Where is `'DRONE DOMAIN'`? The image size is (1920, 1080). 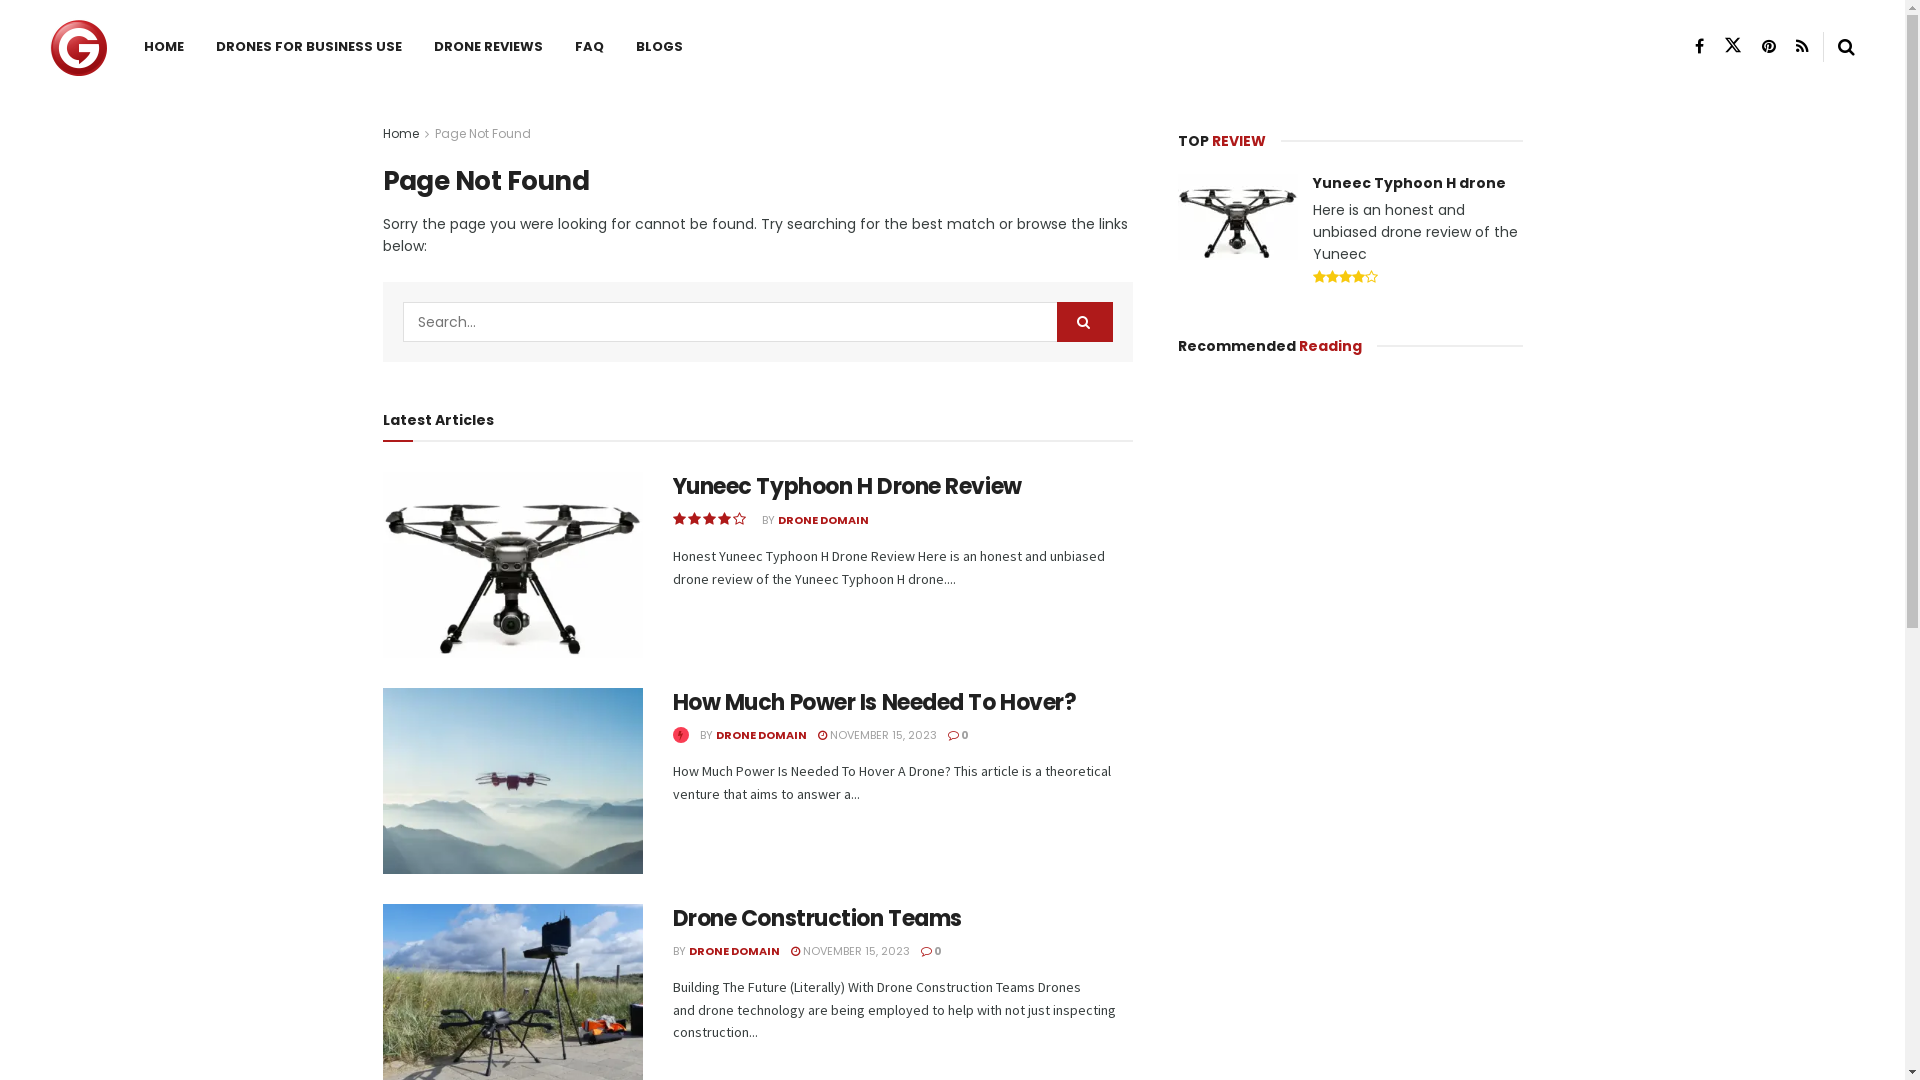 'DRONE DOMAIN' is located at coordinates (732, 950).